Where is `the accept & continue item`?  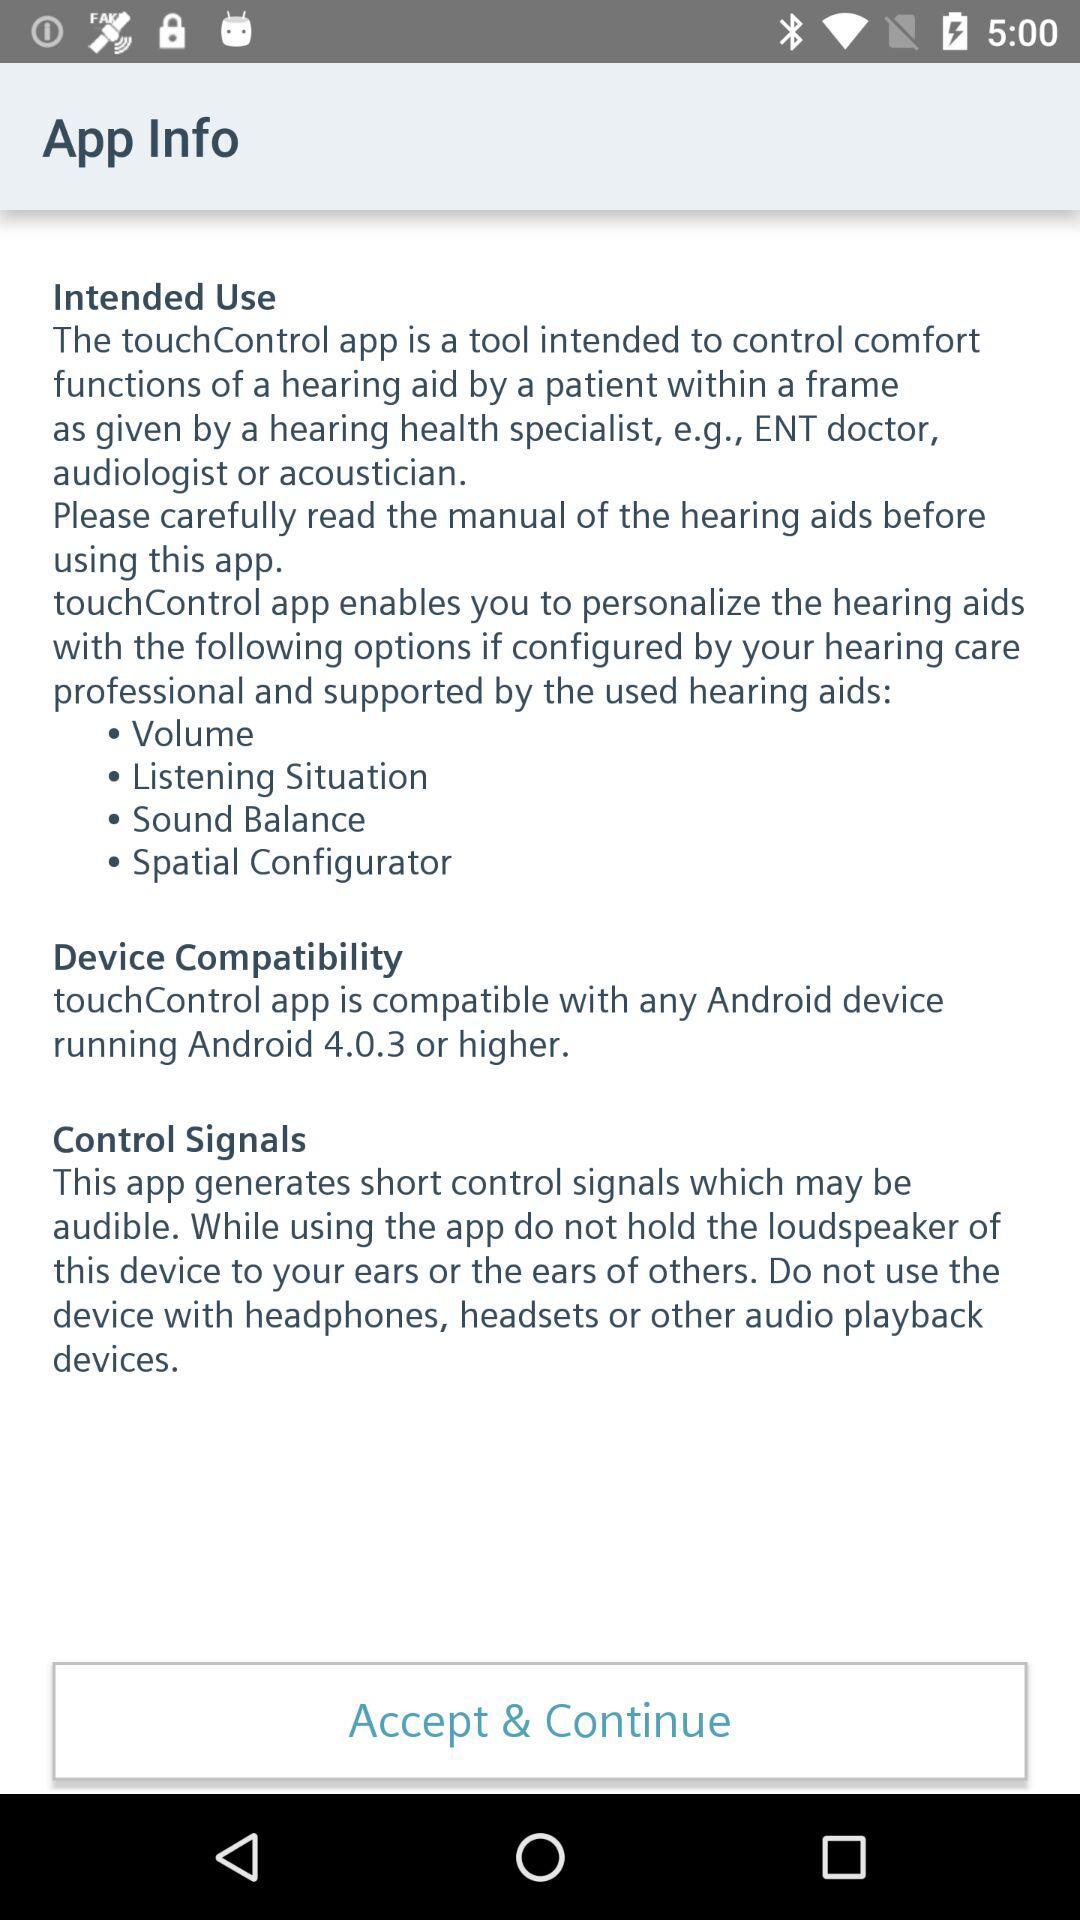 the accept & continue item is located at coordinates (540, 1720).